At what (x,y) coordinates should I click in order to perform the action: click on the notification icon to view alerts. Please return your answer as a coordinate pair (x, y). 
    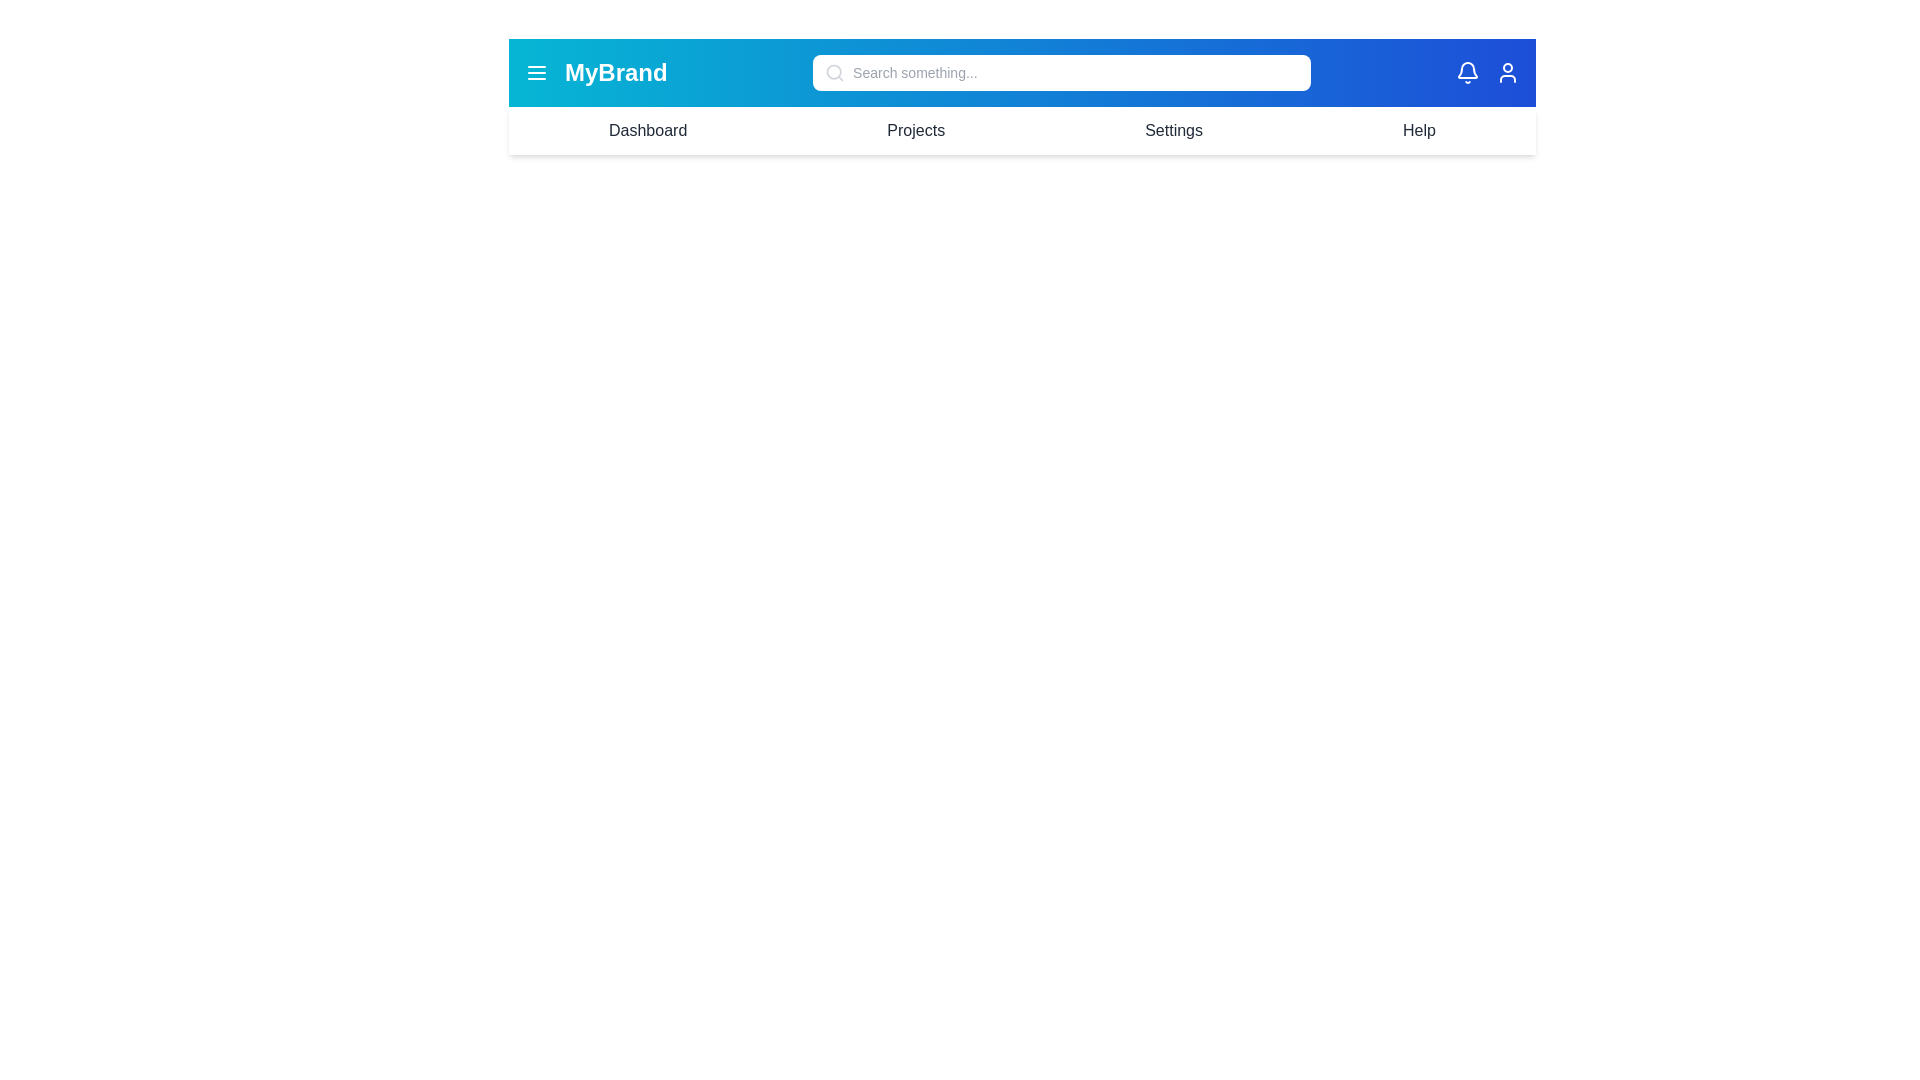
    Looking at the image, I should click on (1468, 72).